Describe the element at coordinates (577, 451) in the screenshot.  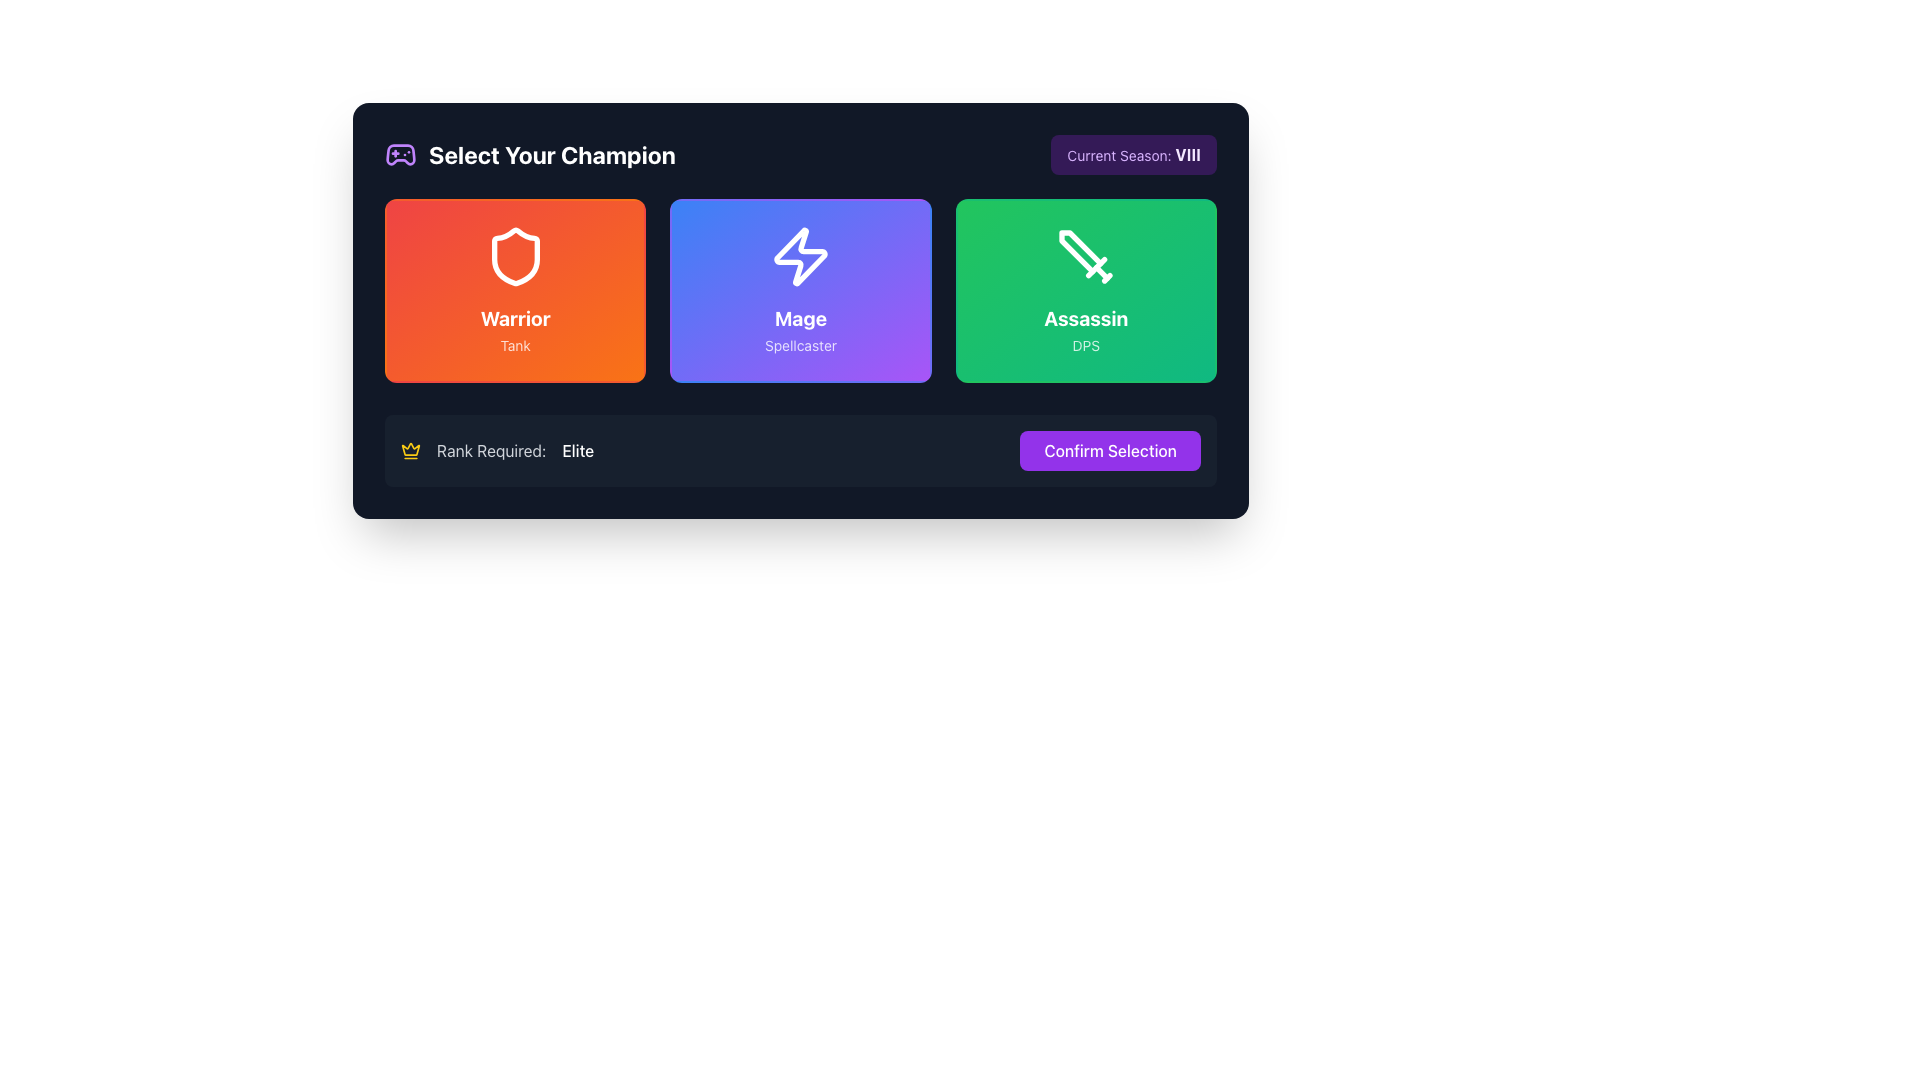
I see `the 'Elite' rank requirement text label located at the bottom-right of the 'Rank Required:' group` at that location.